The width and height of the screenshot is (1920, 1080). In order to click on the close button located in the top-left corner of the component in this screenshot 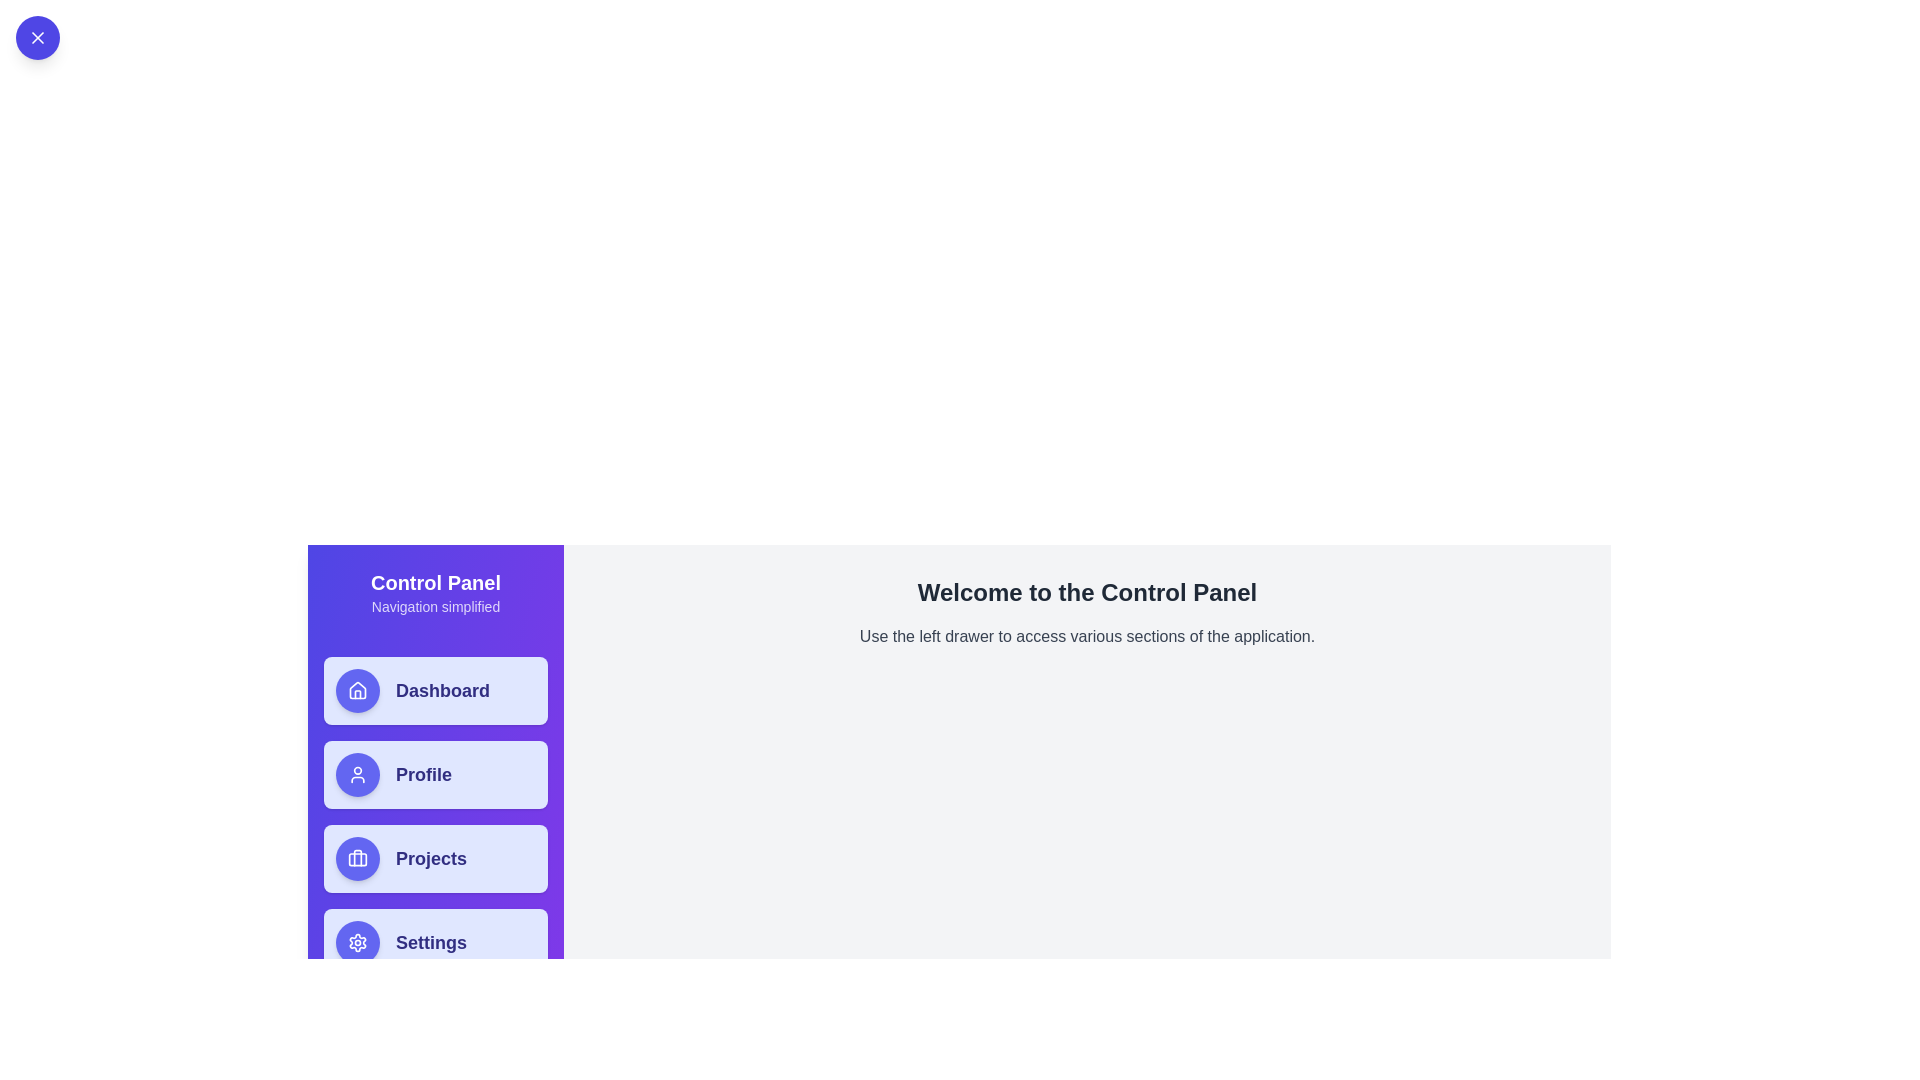, I will do `click(38, 38)`.